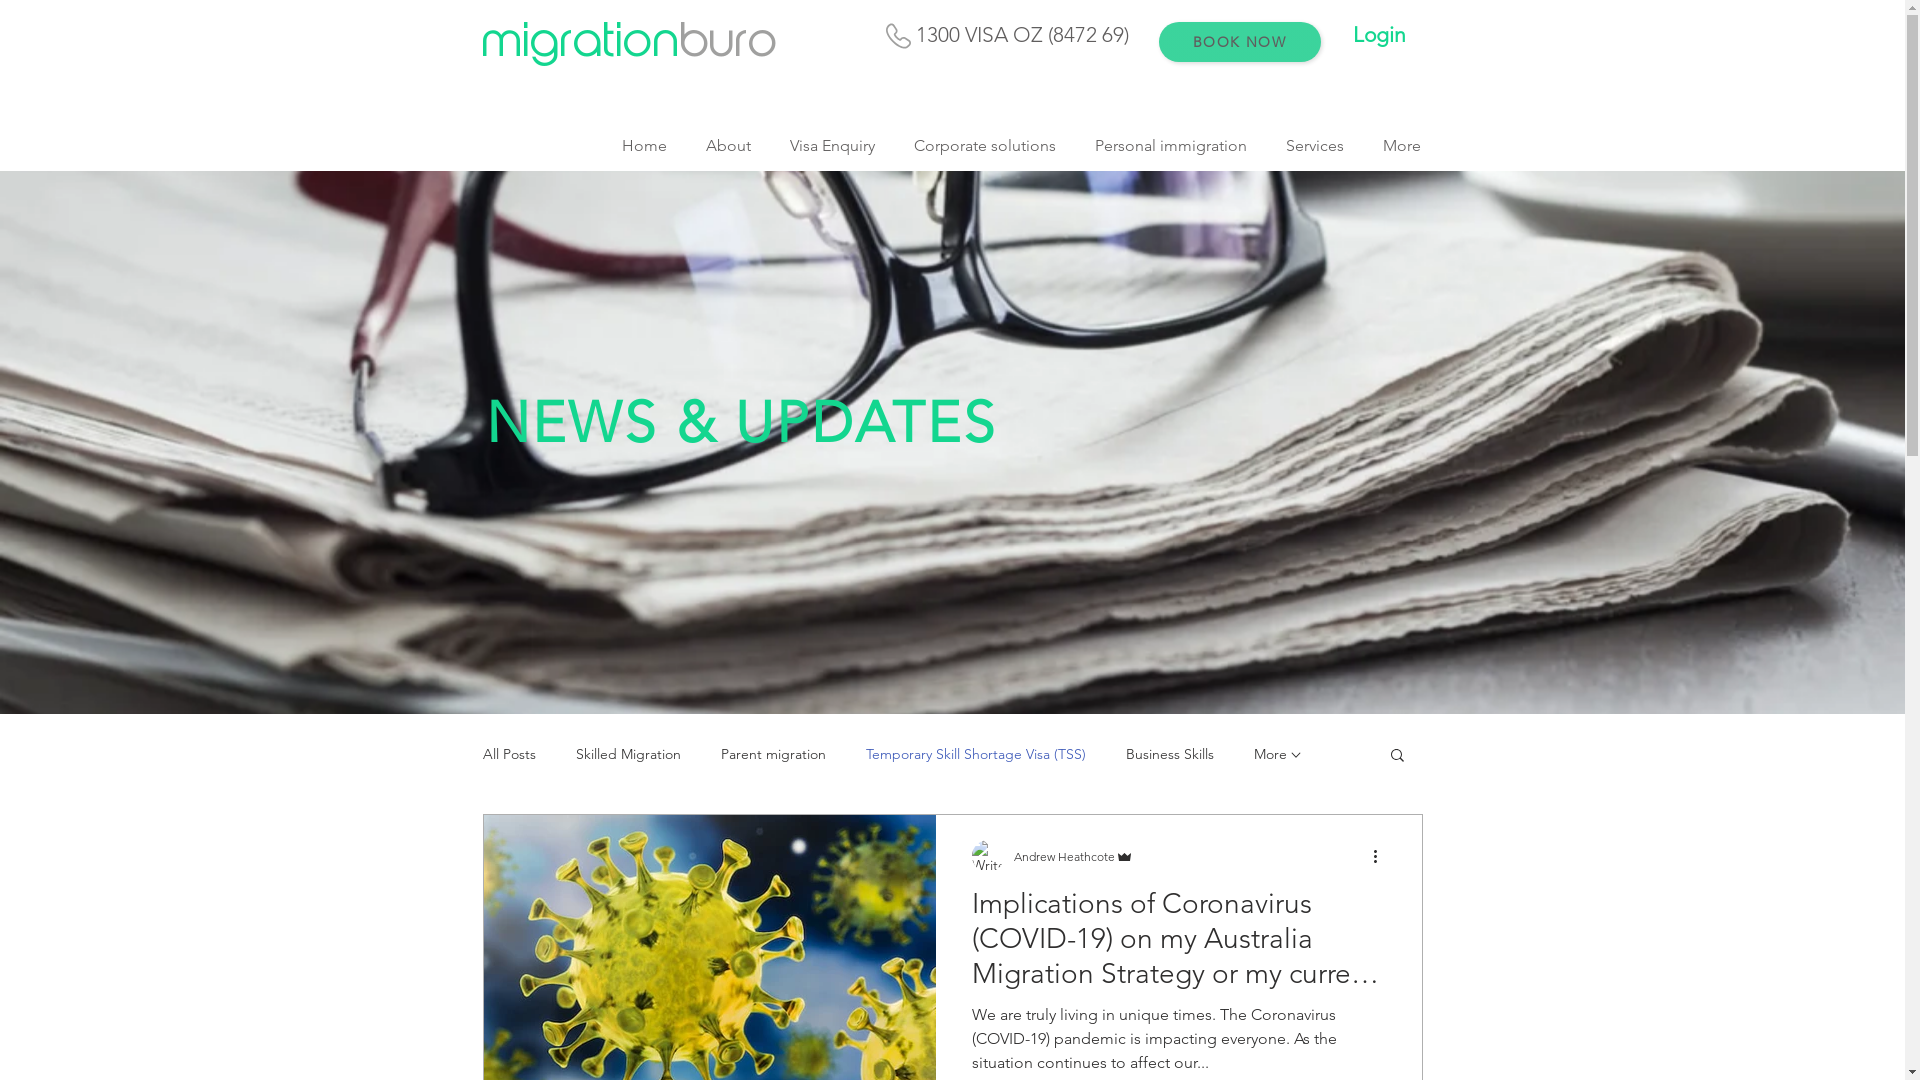  I want to click on 'Home', so click(600, 145).